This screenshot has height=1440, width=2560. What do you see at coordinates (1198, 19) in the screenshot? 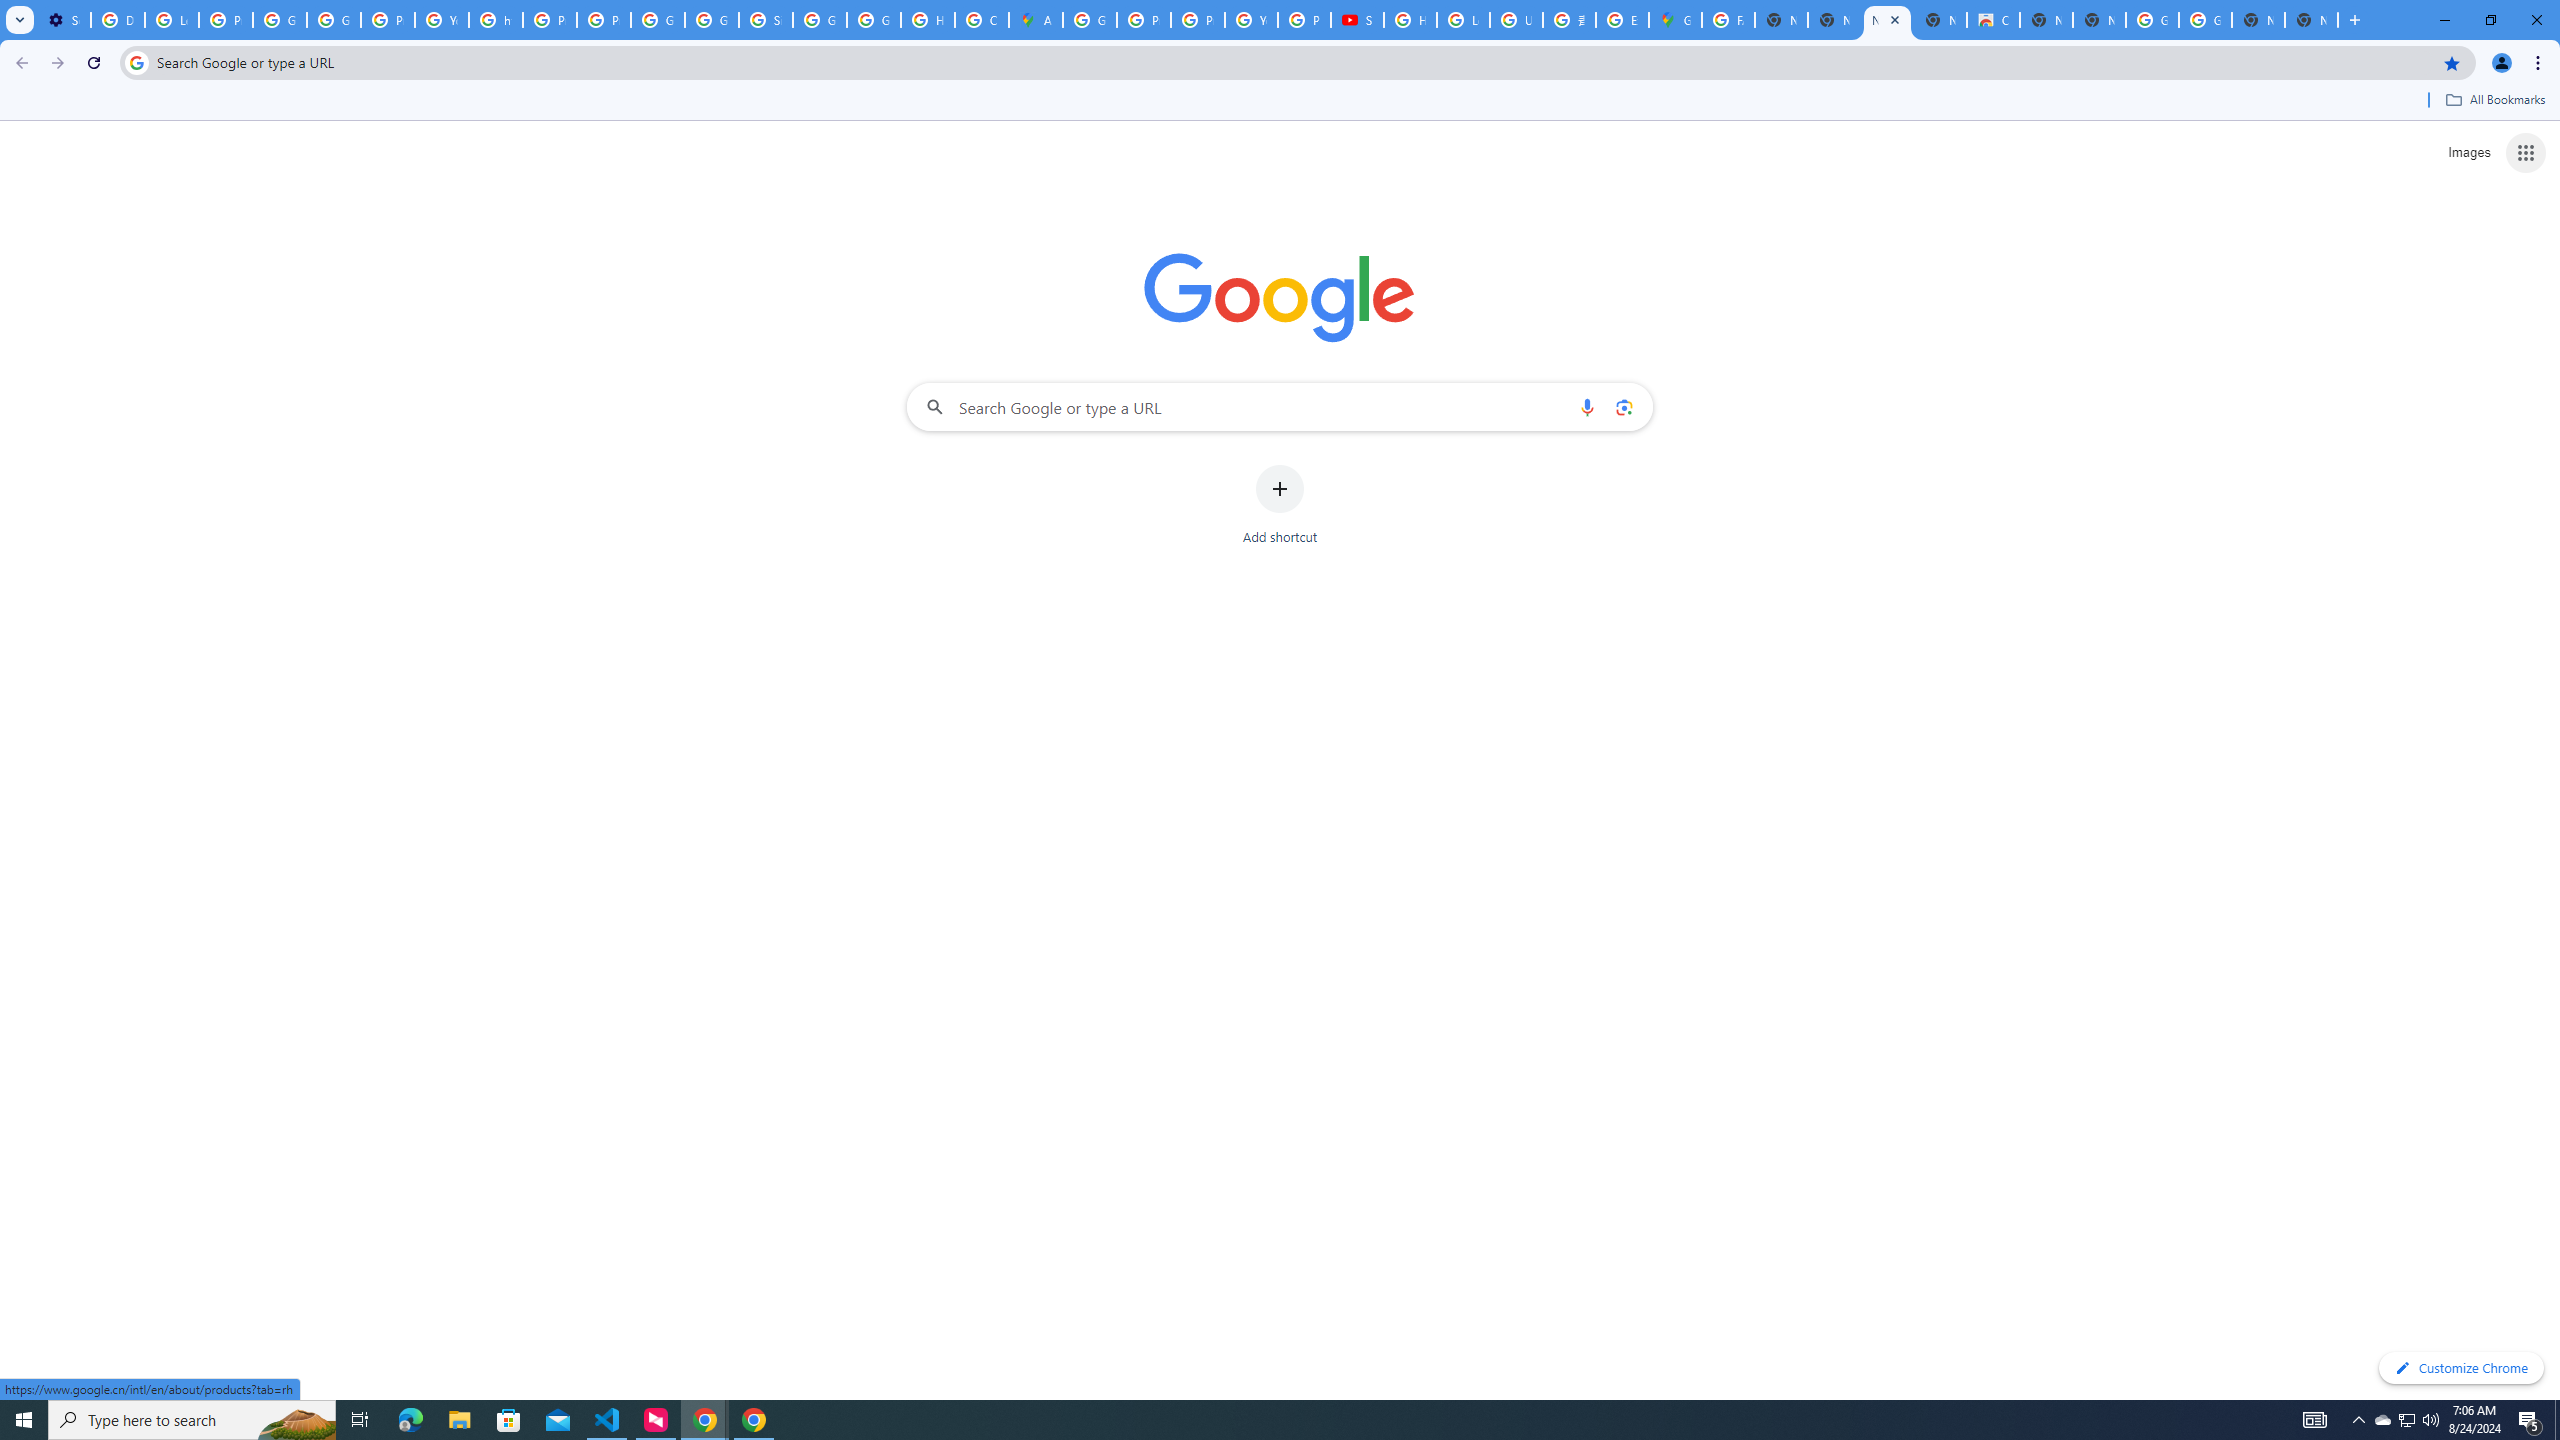
I see `'Privacy Help Center - Policies Help'` at bounding box center [1198, 19].